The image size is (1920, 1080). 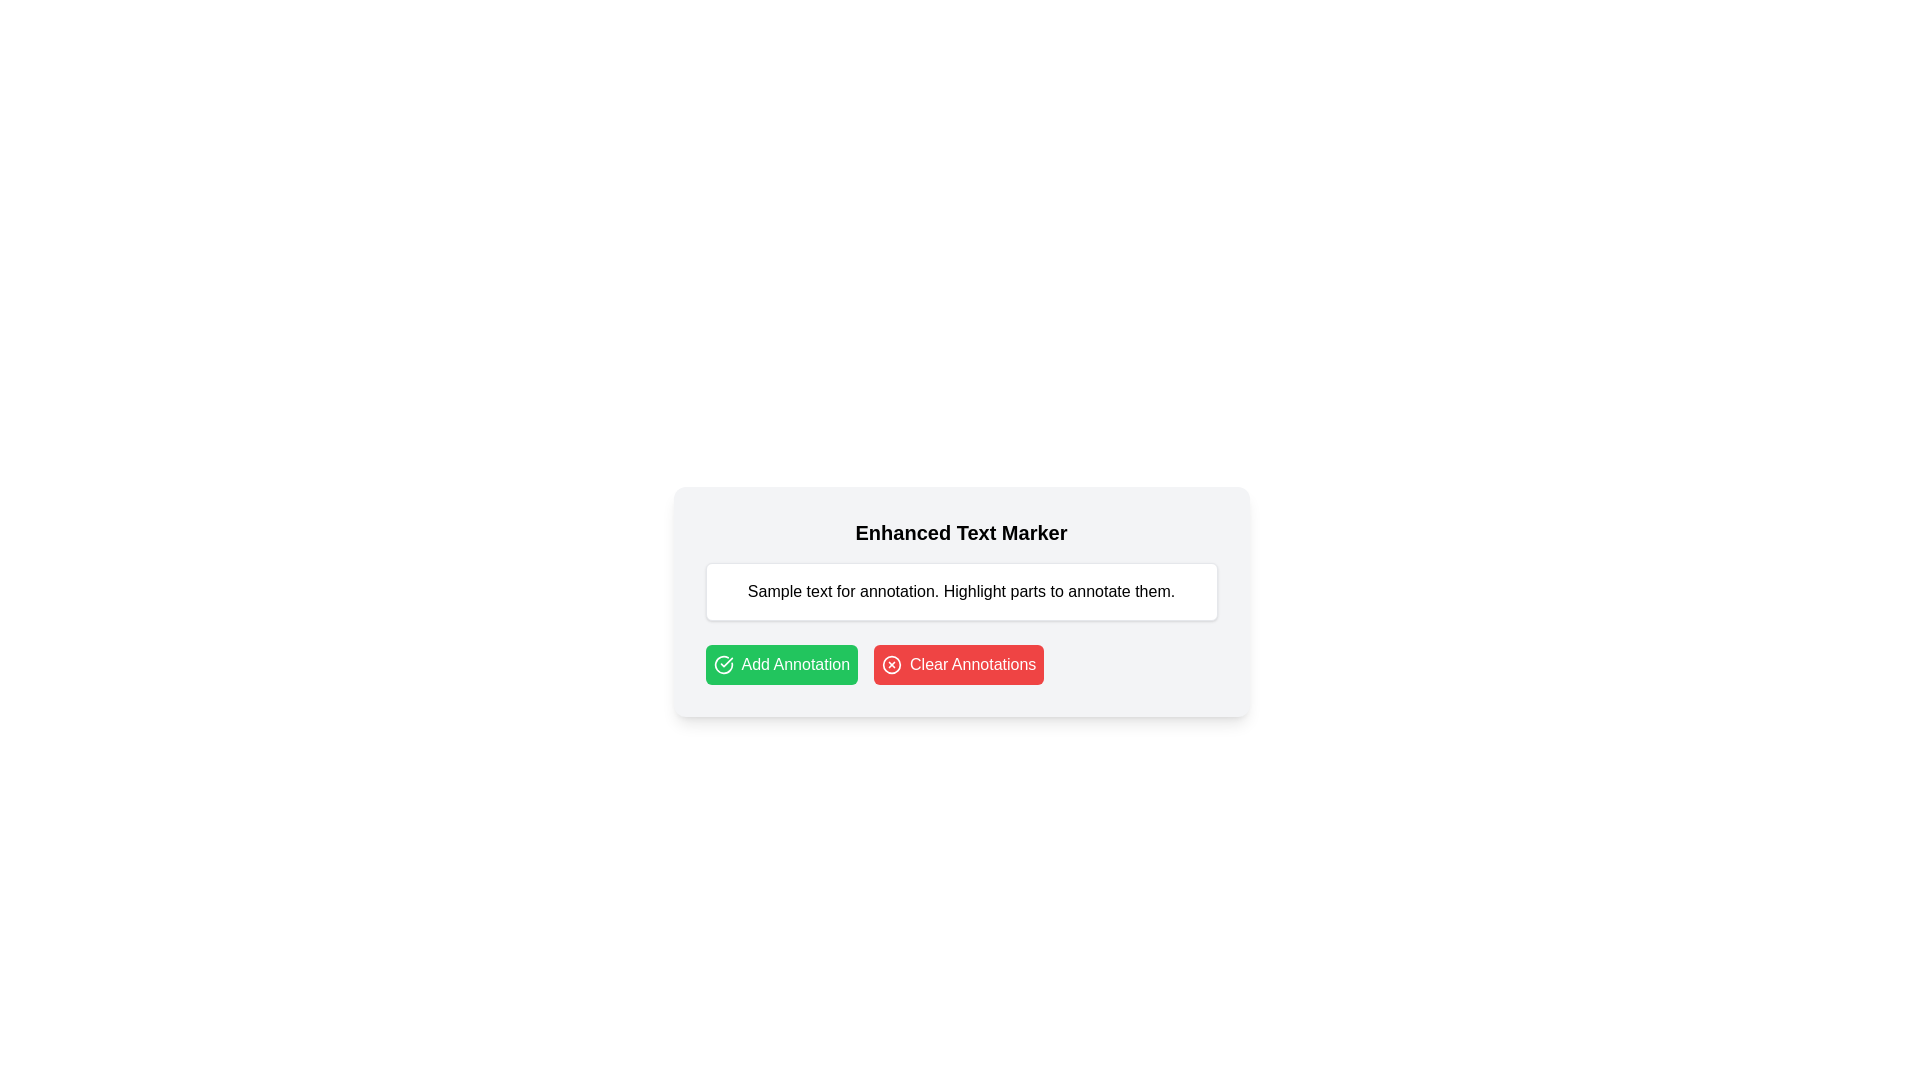 What do you see at coordinates (920, 590) in the screenshot?
I see `the text character 'o' which is the 25th character in the text string 'Sample text for annotation. Highlight parts to annotate them.'` at bounding box center [920, 590].